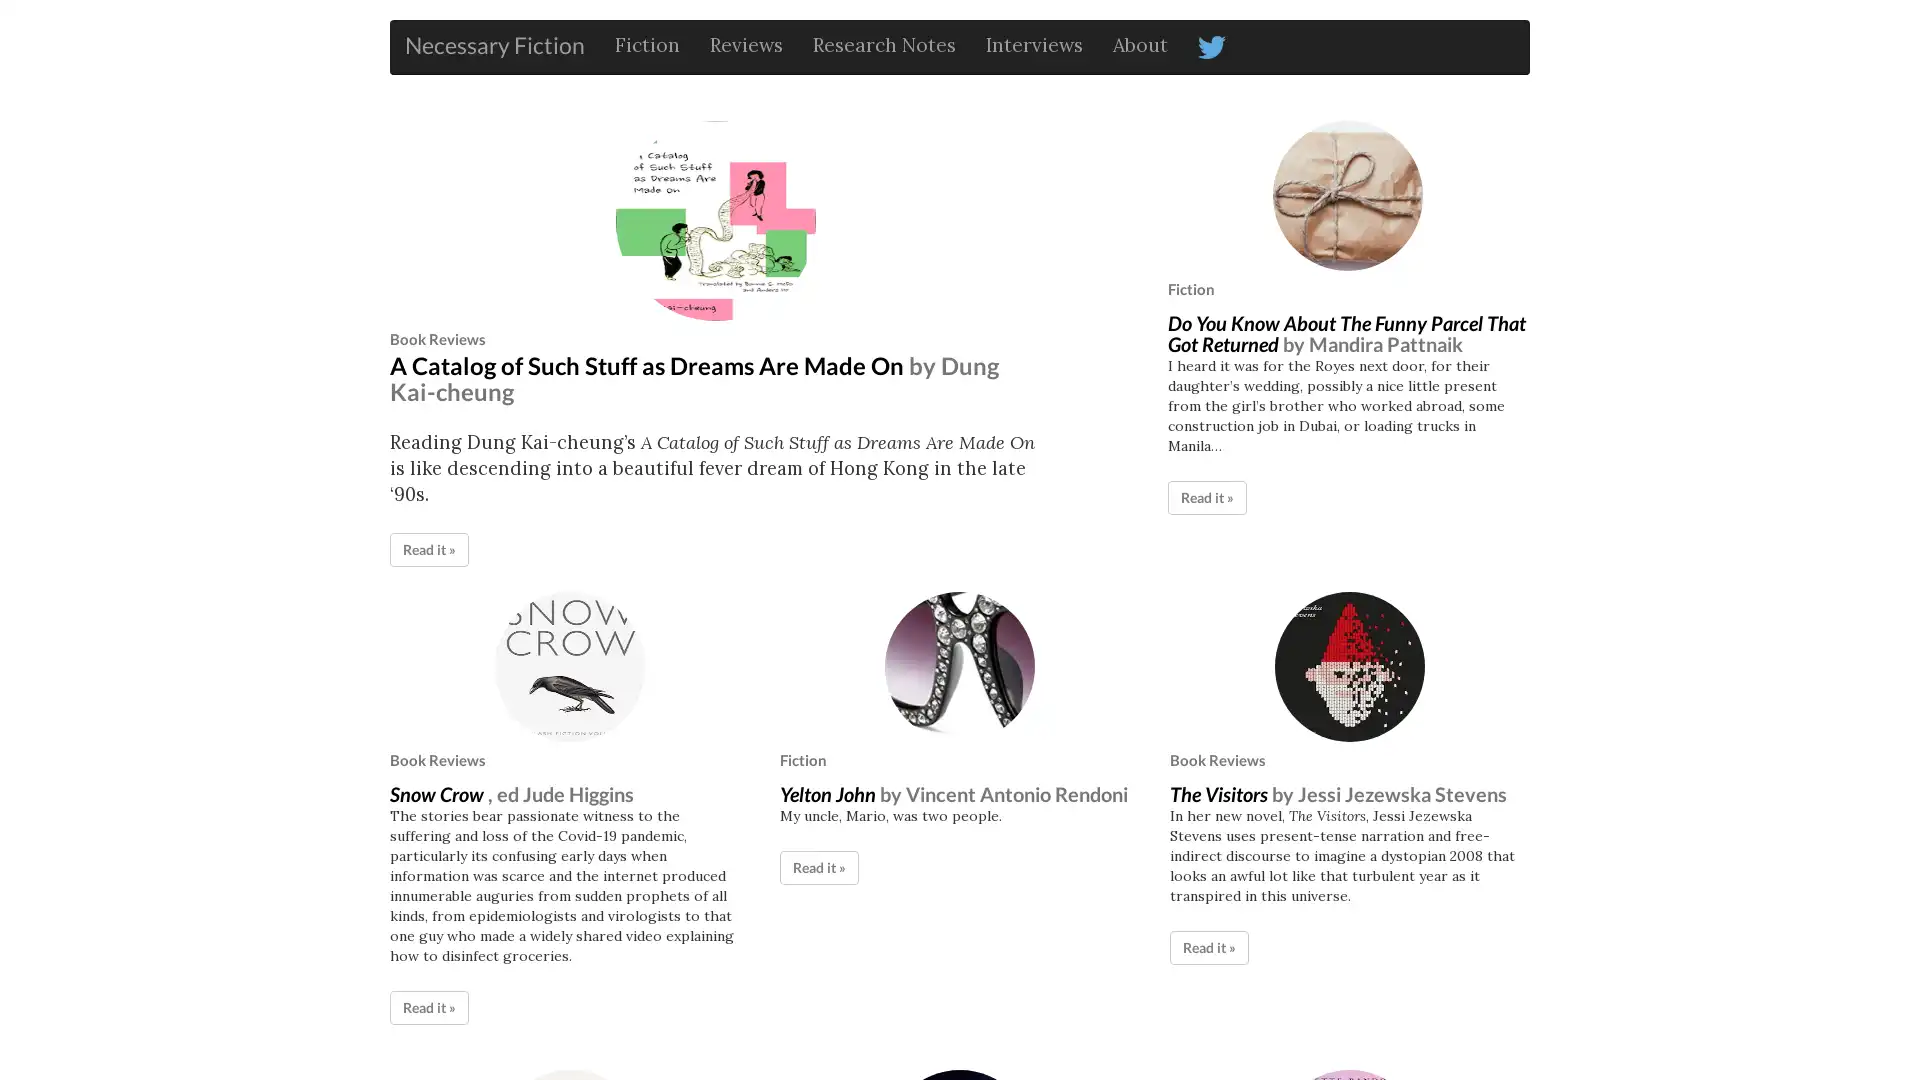 This screenshot has width=1920, height=1080. I want to click on Read it, so click(428, 1006).